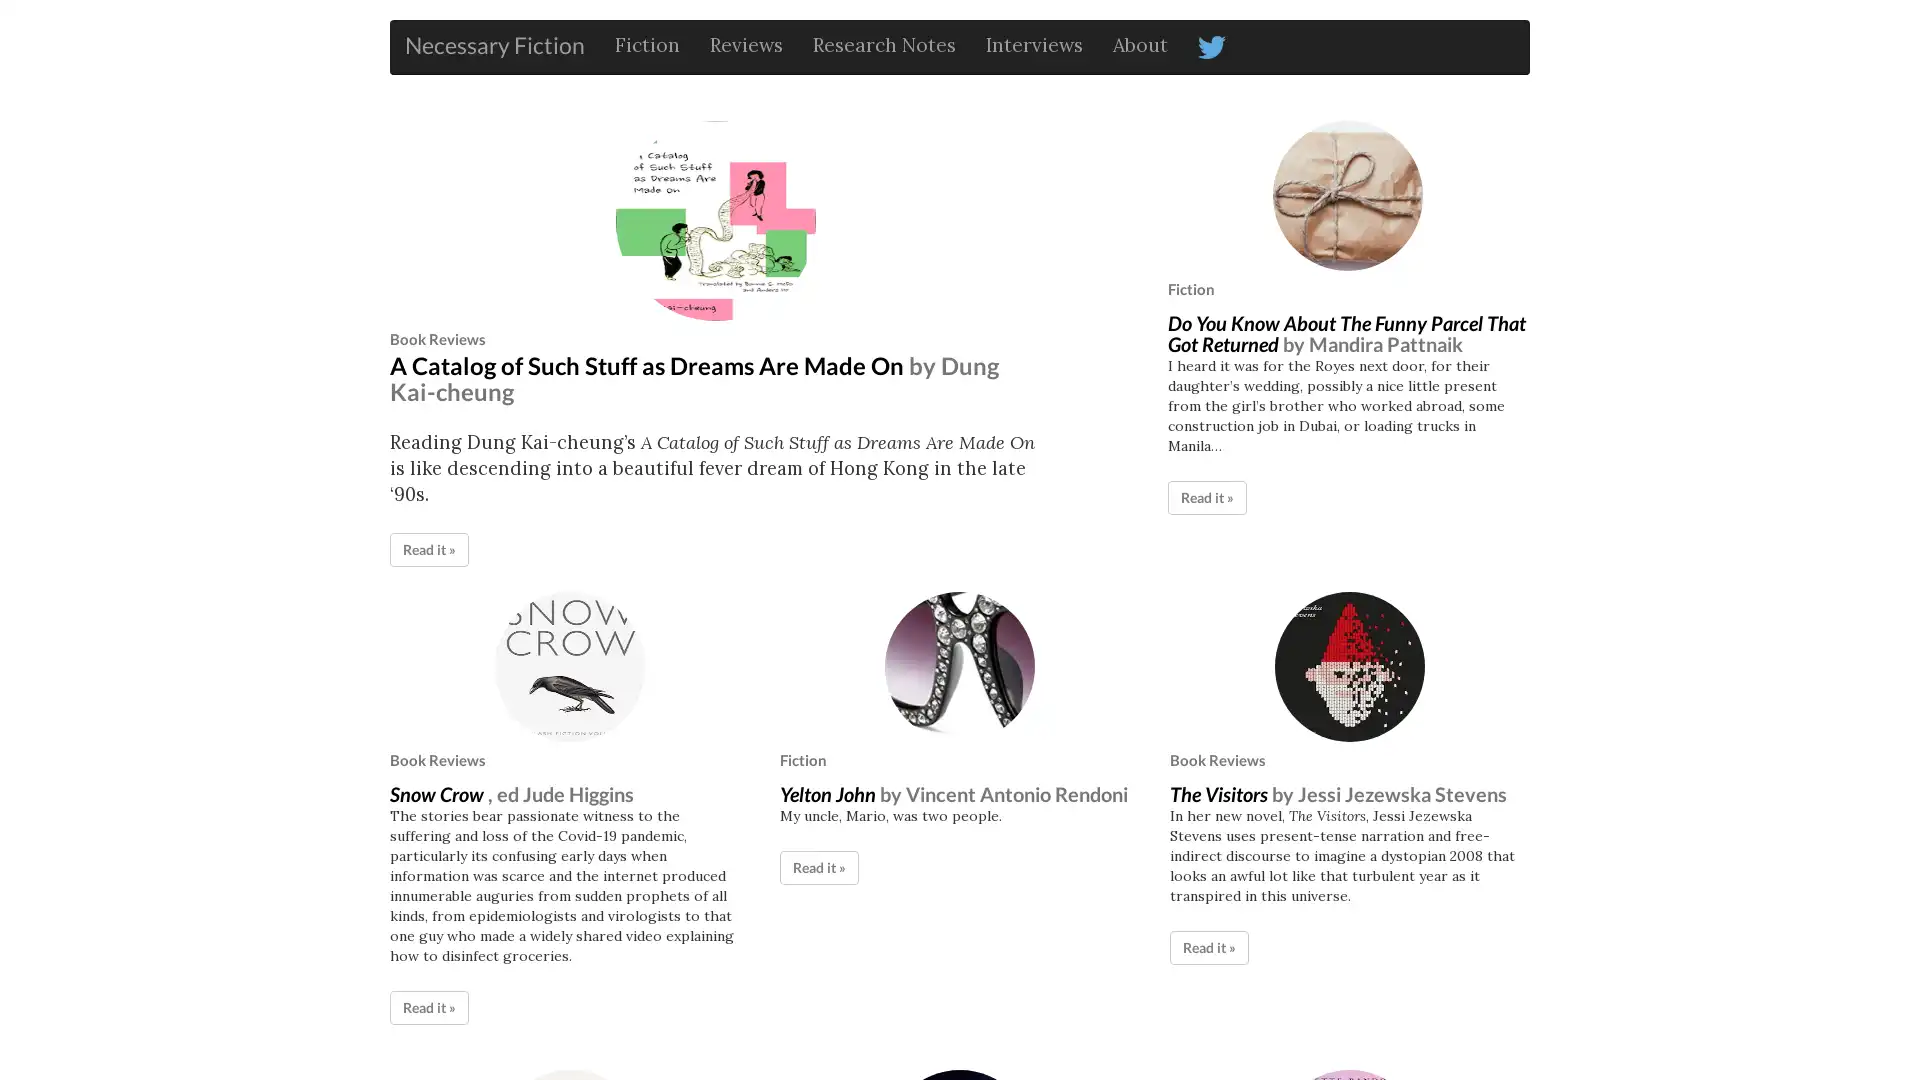 This screenshot has width=1920, height=1080. I want to click on Read it, so click(428, 1006).